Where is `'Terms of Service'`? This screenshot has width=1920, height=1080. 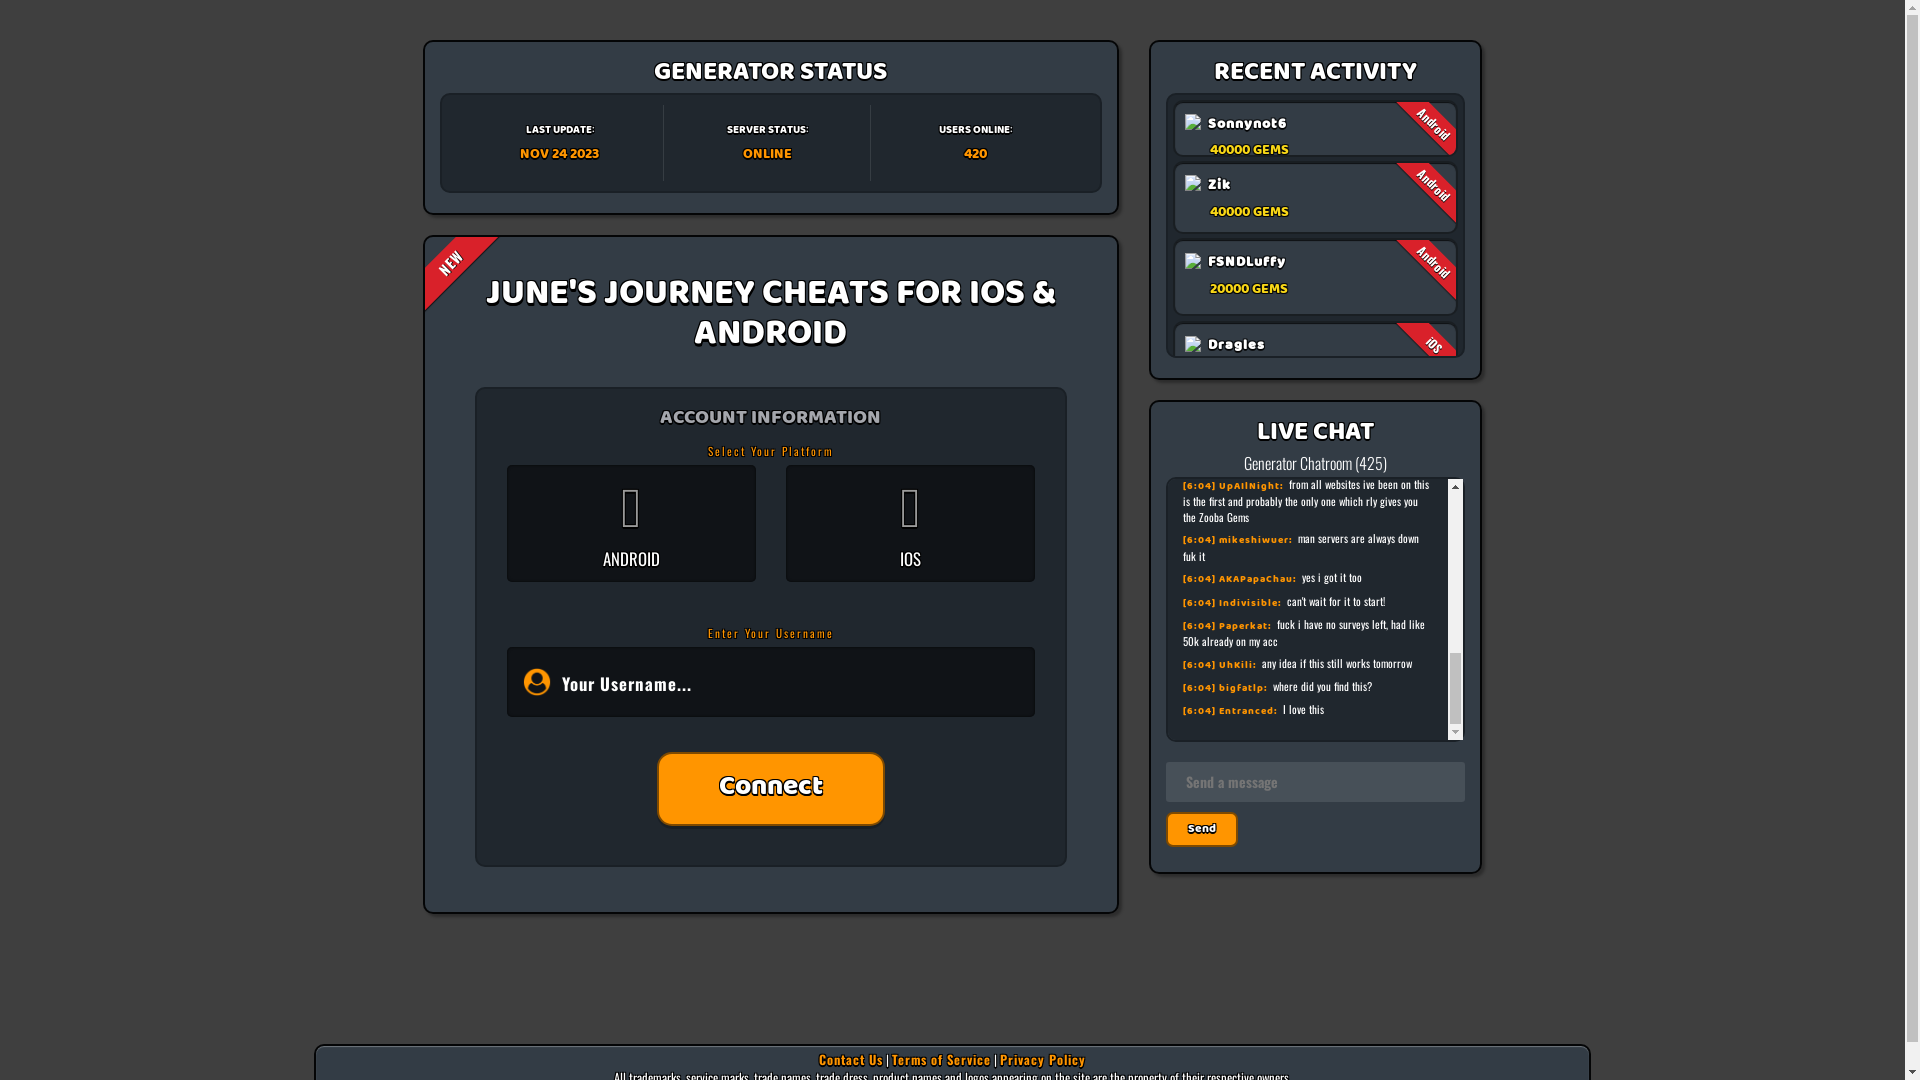 'Terms of Service' is located at coordinates (940, 1058).